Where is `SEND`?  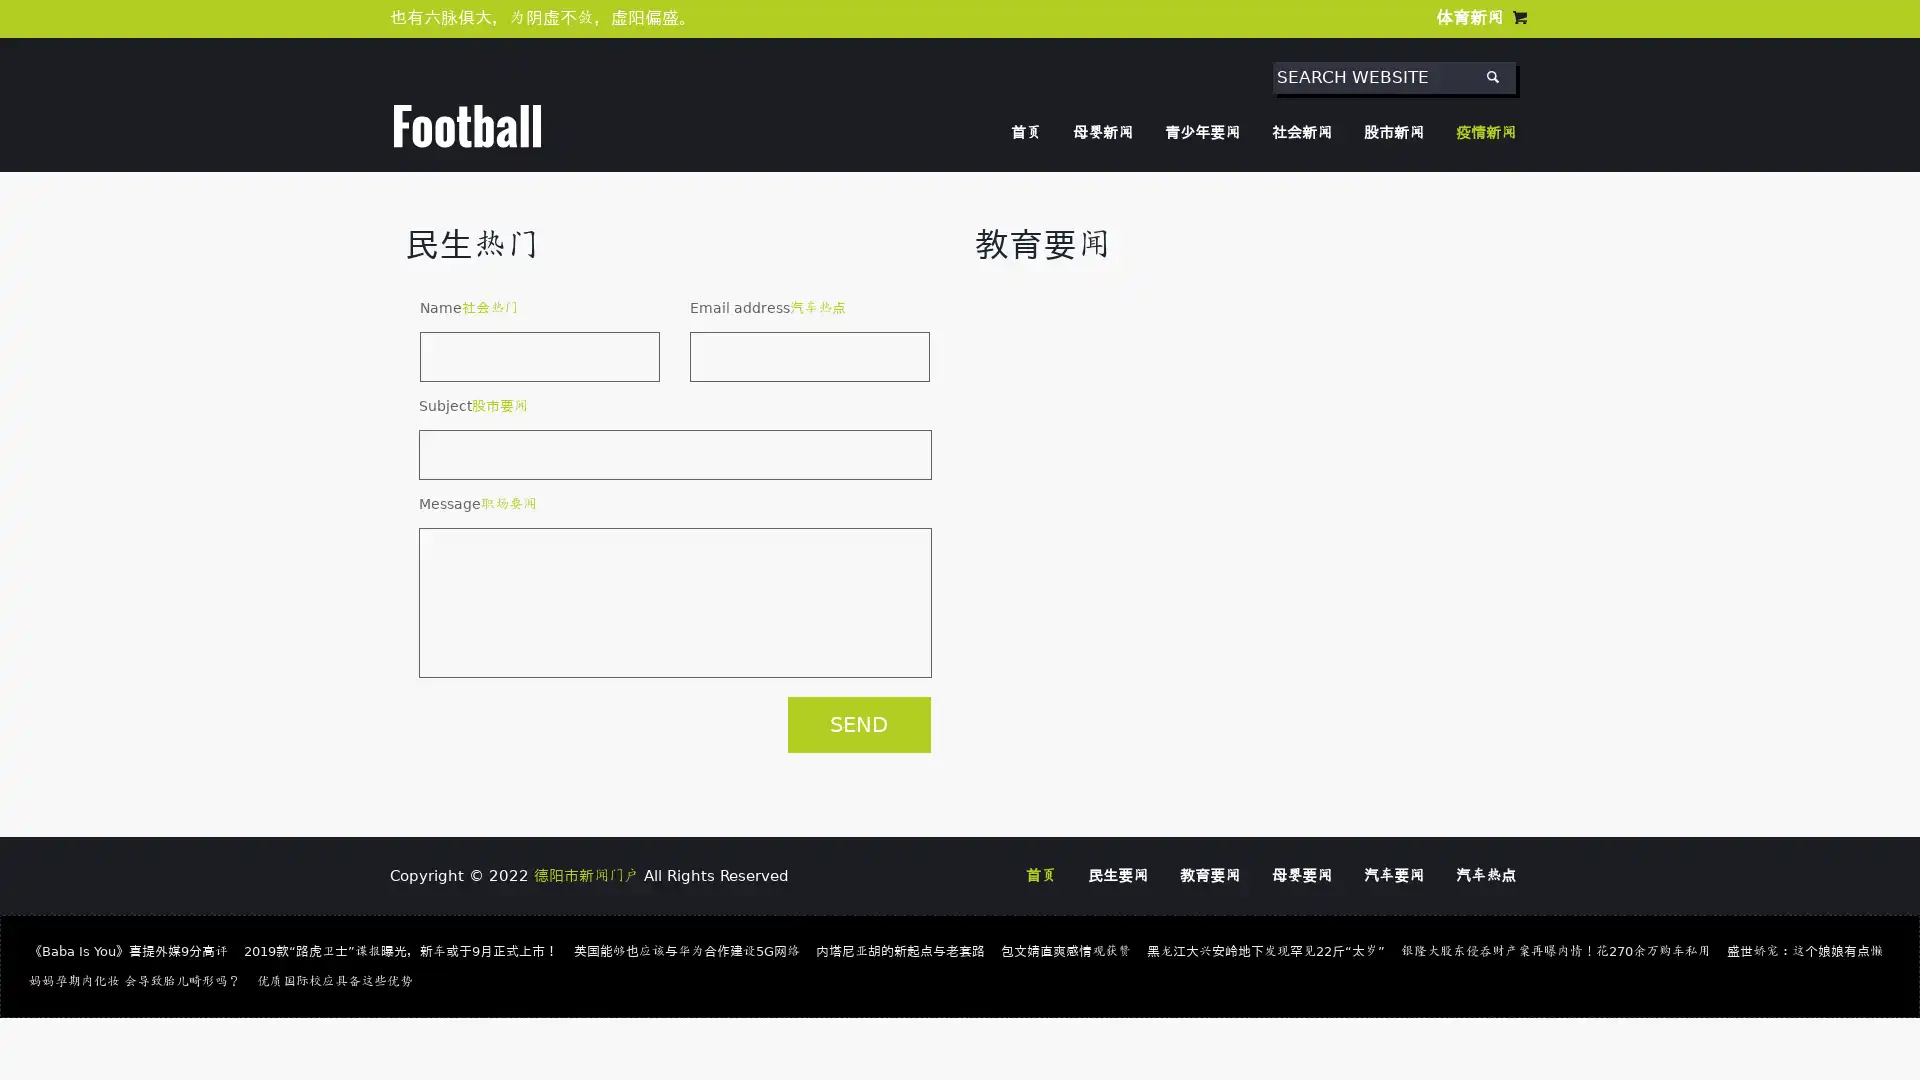 SEND is located at coordinates (859, 724).